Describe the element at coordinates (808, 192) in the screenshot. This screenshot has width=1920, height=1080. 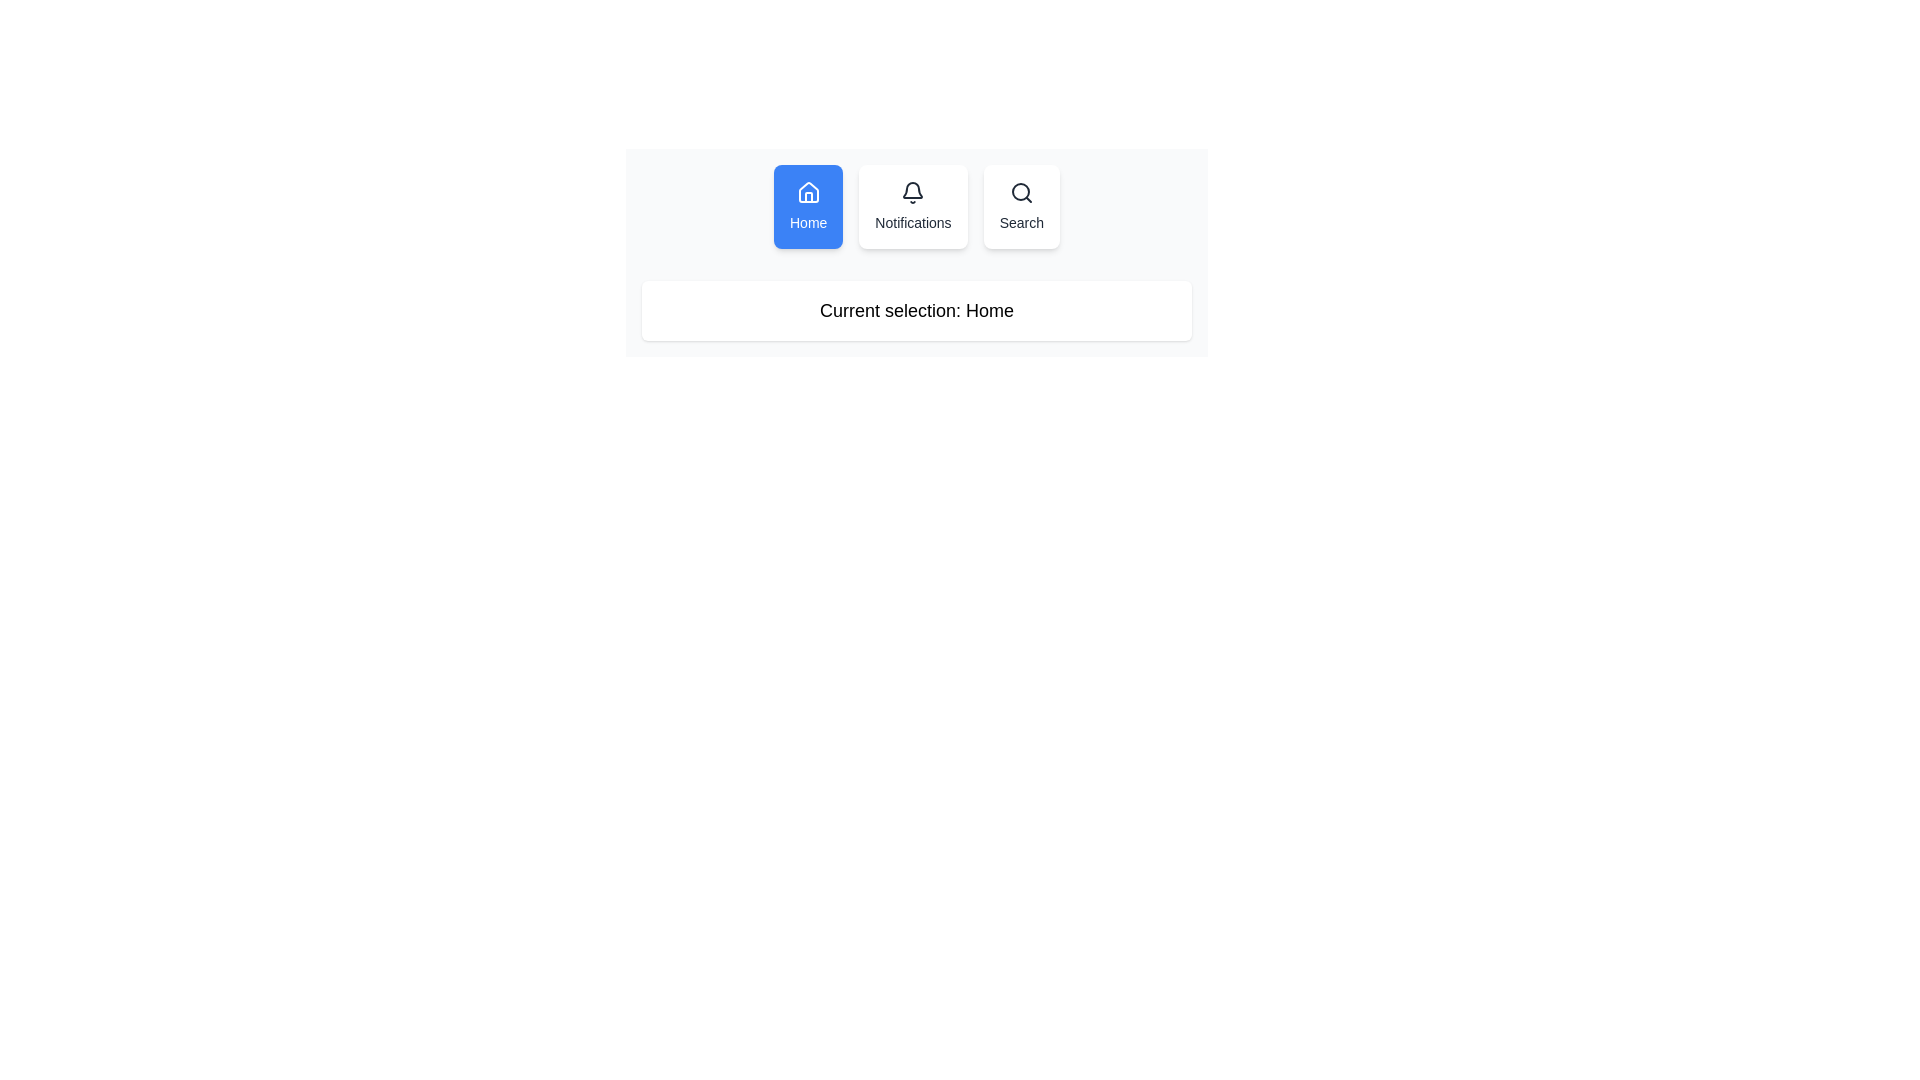
I see `the visual state of the house icon, which is the centerpiece of the 'Home' button in the navigation bar` at that location.